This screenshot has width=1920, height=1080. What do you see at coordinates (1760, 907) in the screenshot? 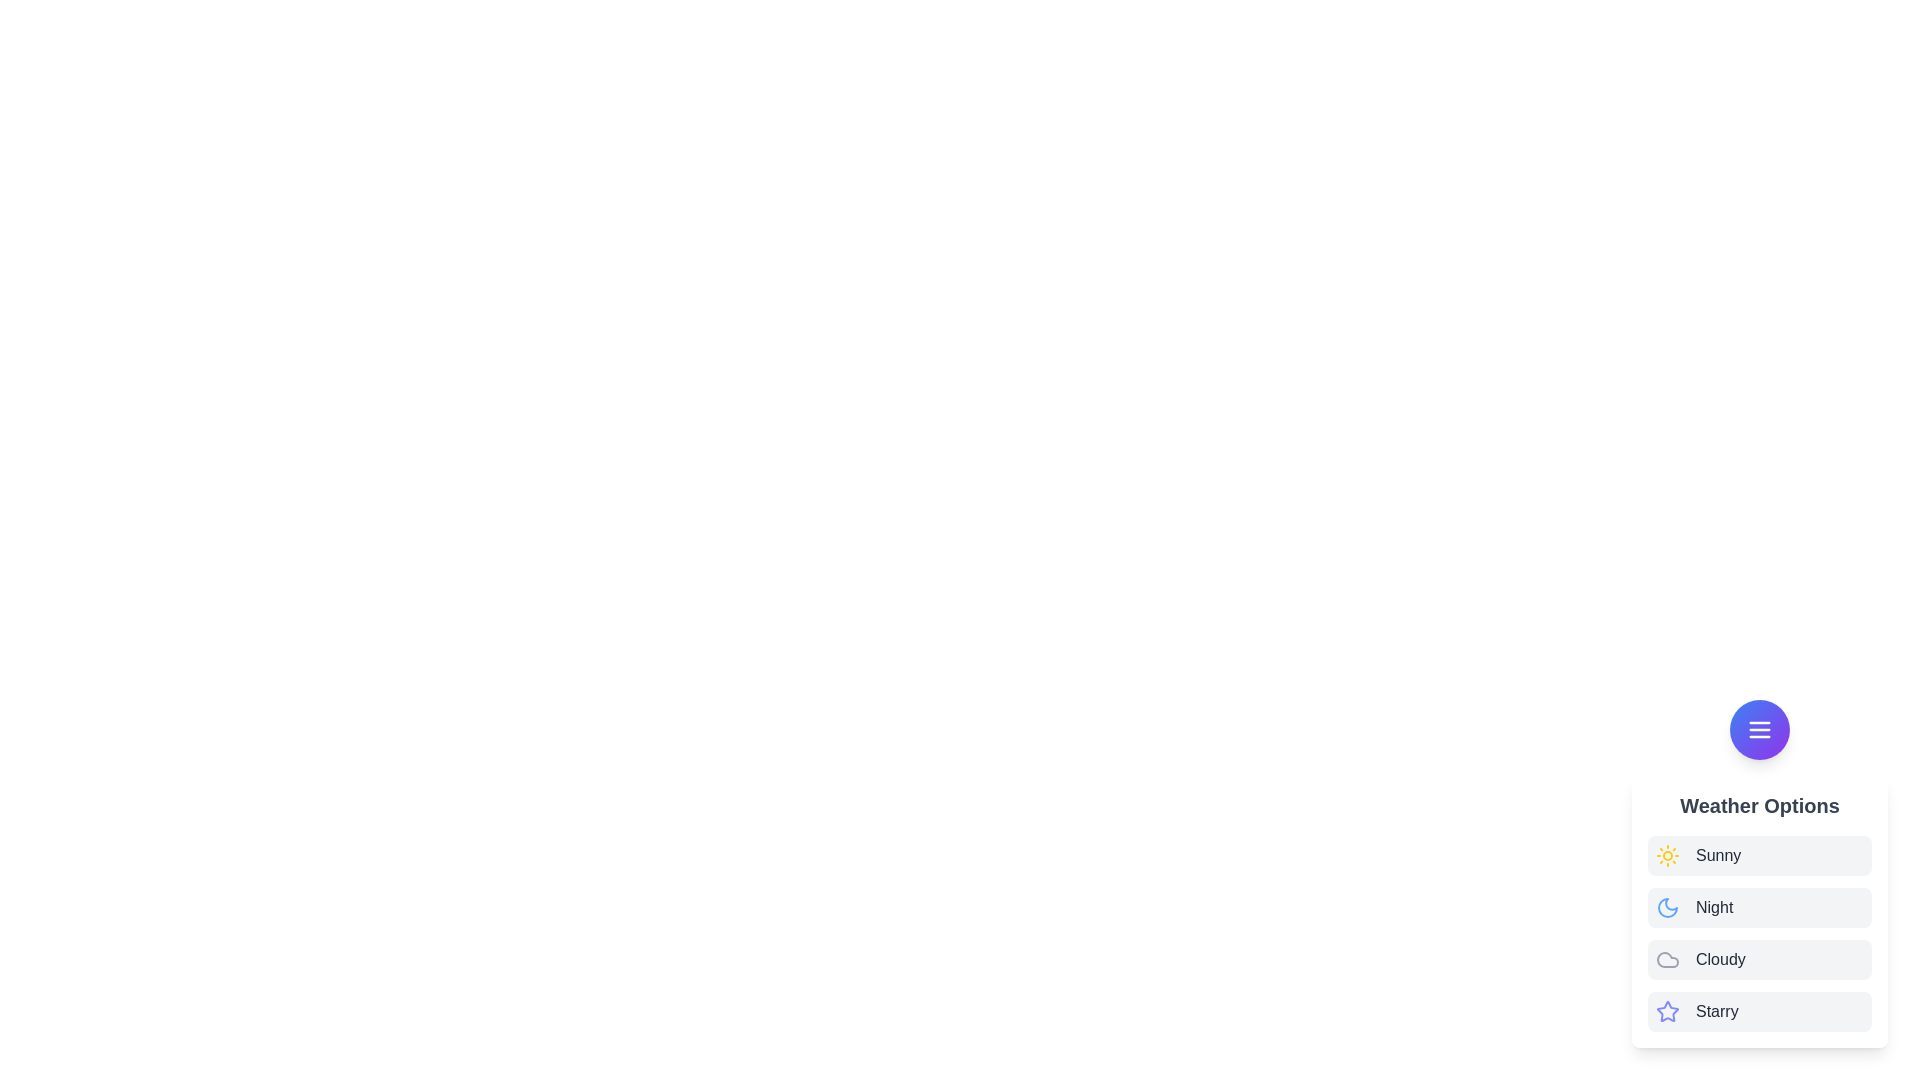
I see `the weather option Night from the list` at bounding box center [1760, 907].